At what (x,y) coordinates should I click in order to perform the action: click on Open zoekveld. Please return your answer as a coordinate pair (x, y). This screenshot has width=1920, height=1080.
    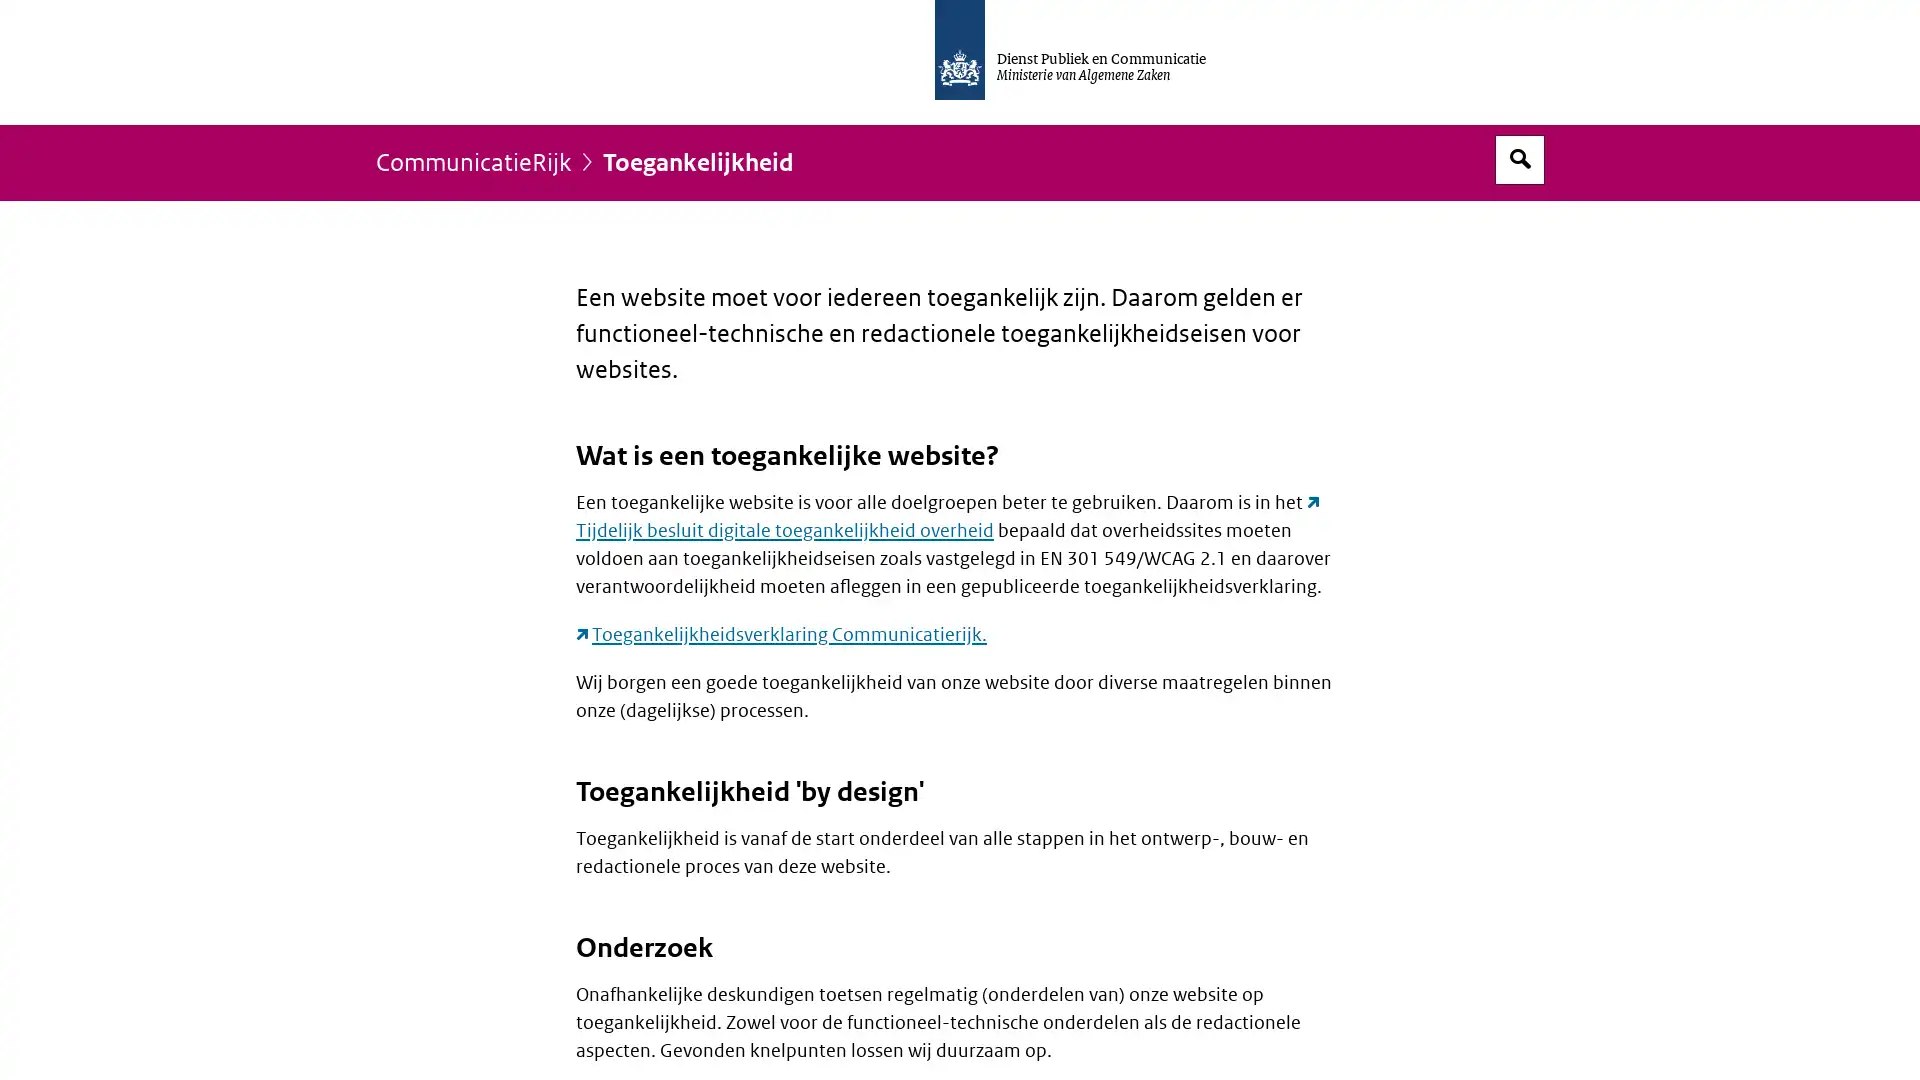
    Looking at the image, I should click on (1520, 158).